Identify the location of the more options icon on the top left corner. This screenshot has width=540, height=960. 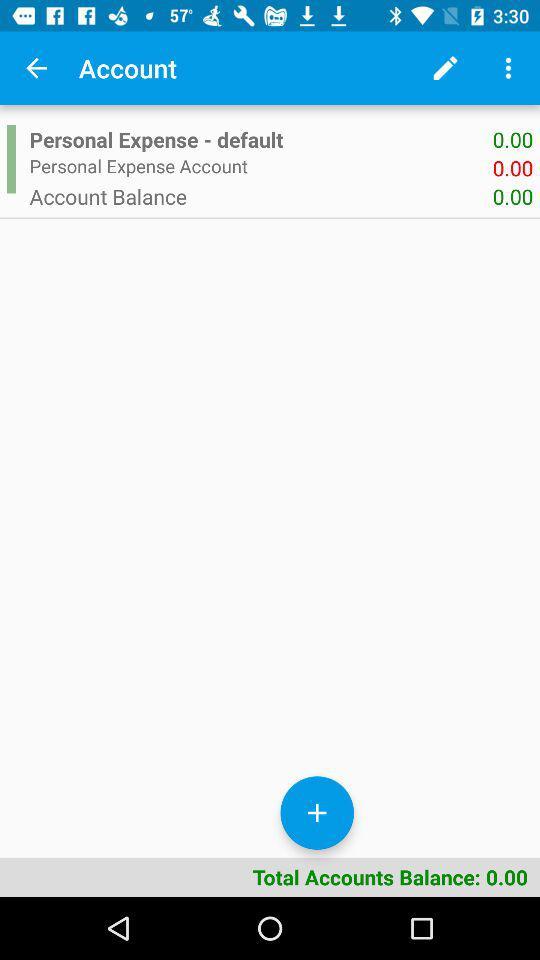
(508, 68).